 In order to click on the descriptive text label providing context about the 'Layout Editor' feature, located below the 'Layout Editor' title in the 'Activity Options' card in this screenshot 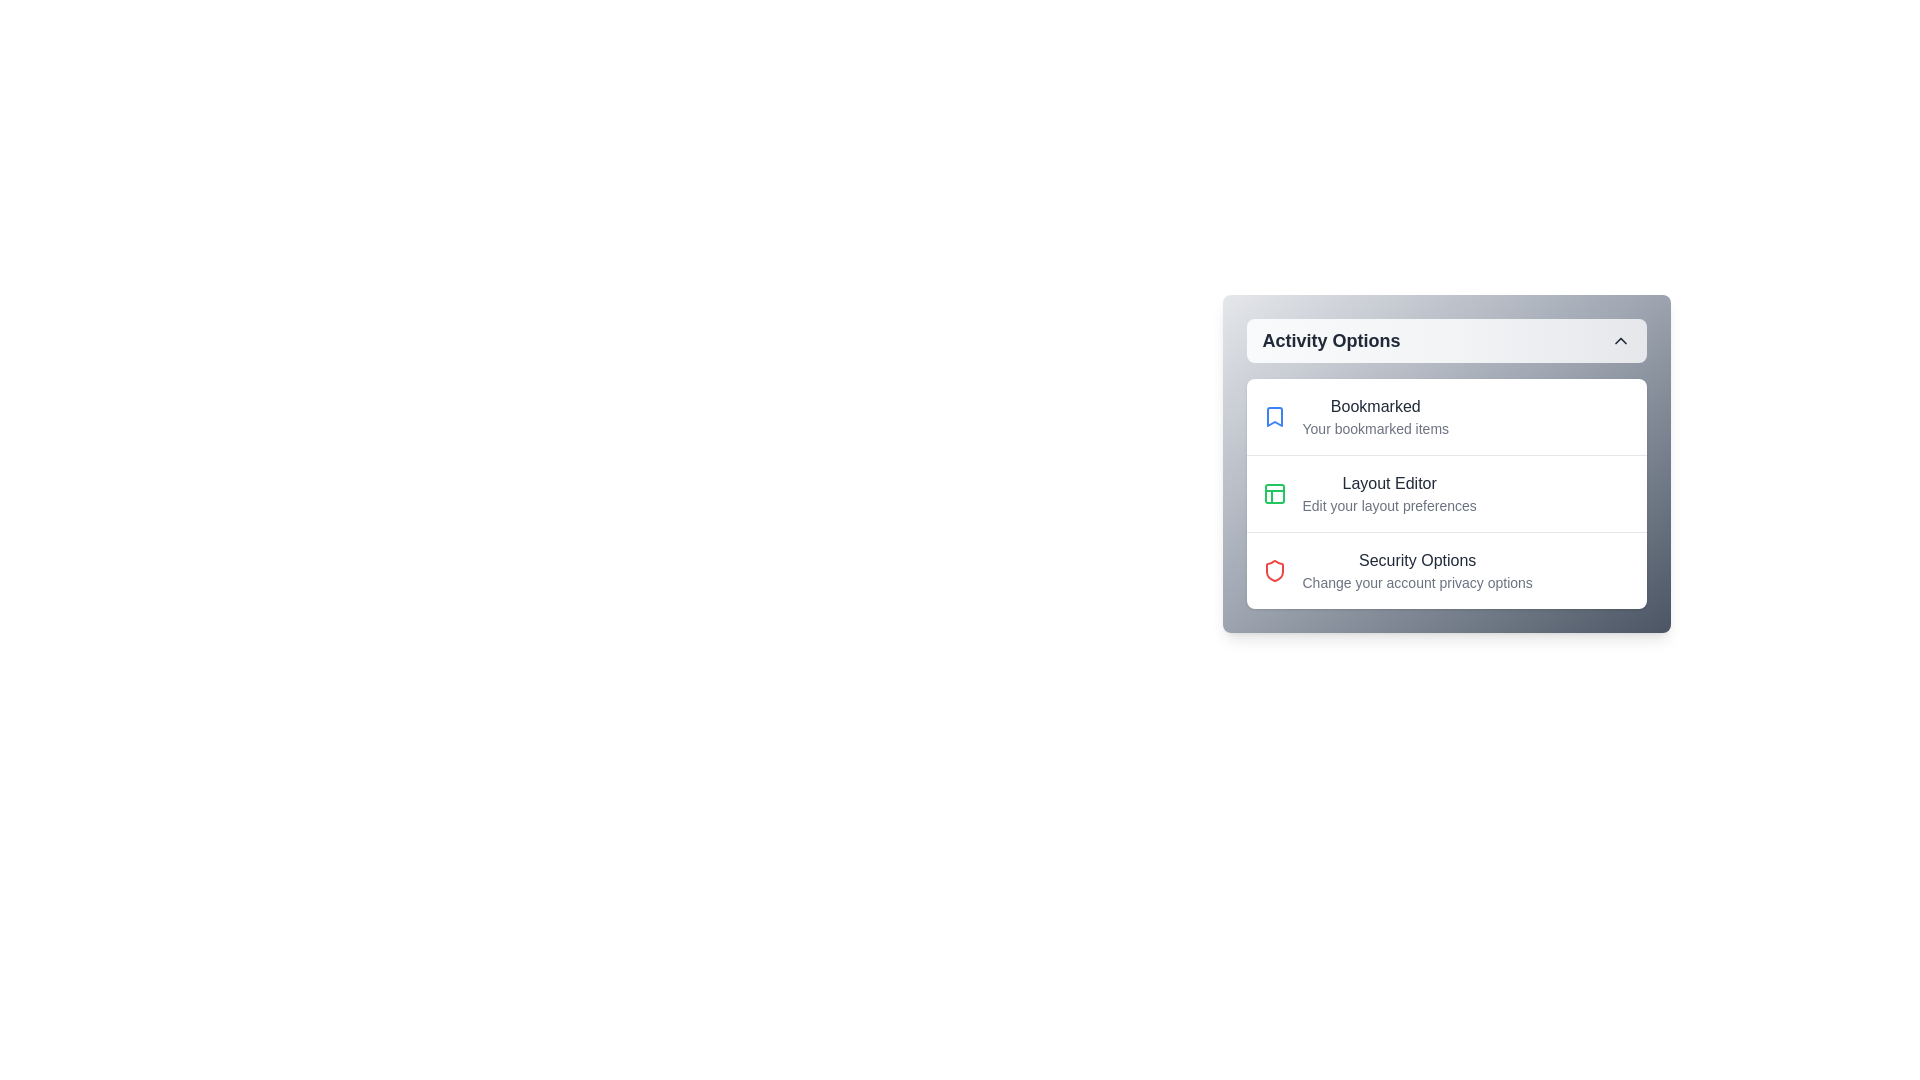, I will do `click(1388, 504)`.